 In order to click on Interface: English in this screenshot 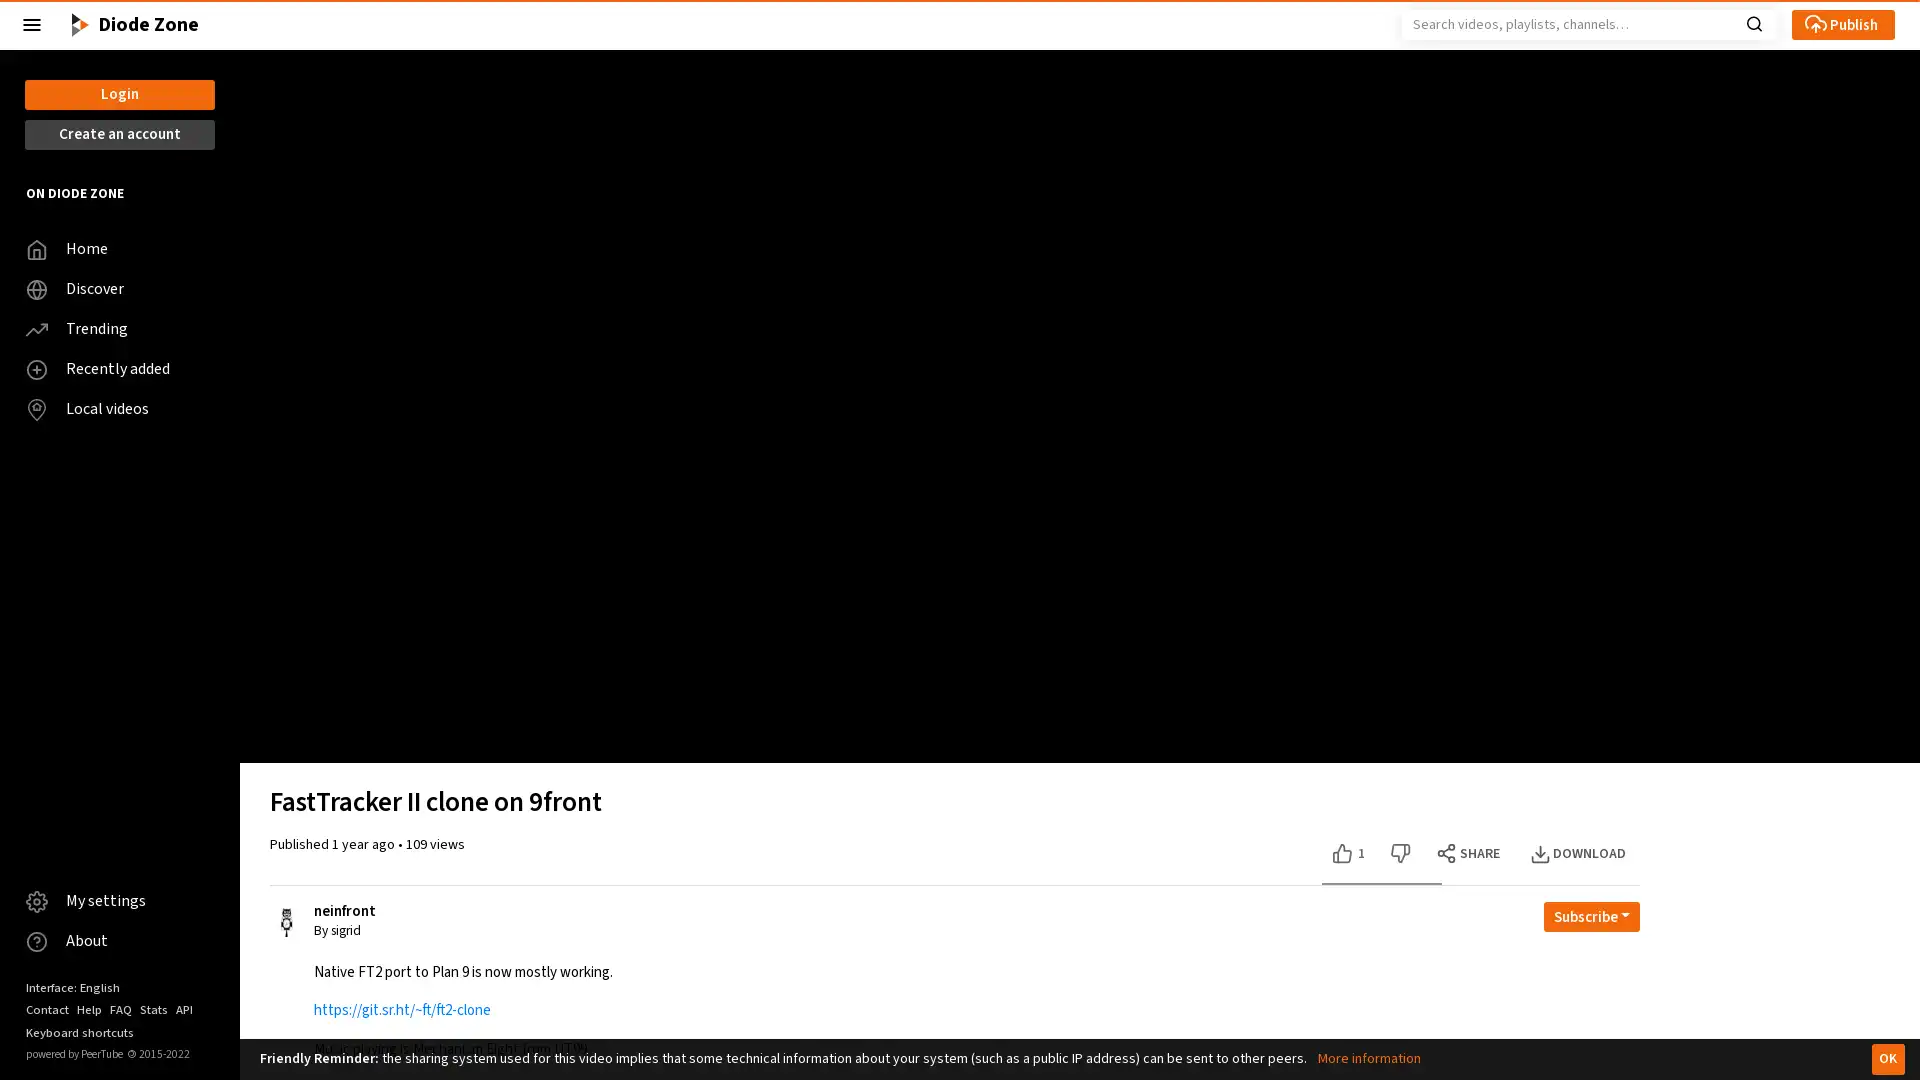, I will do `click(72, 986)`.